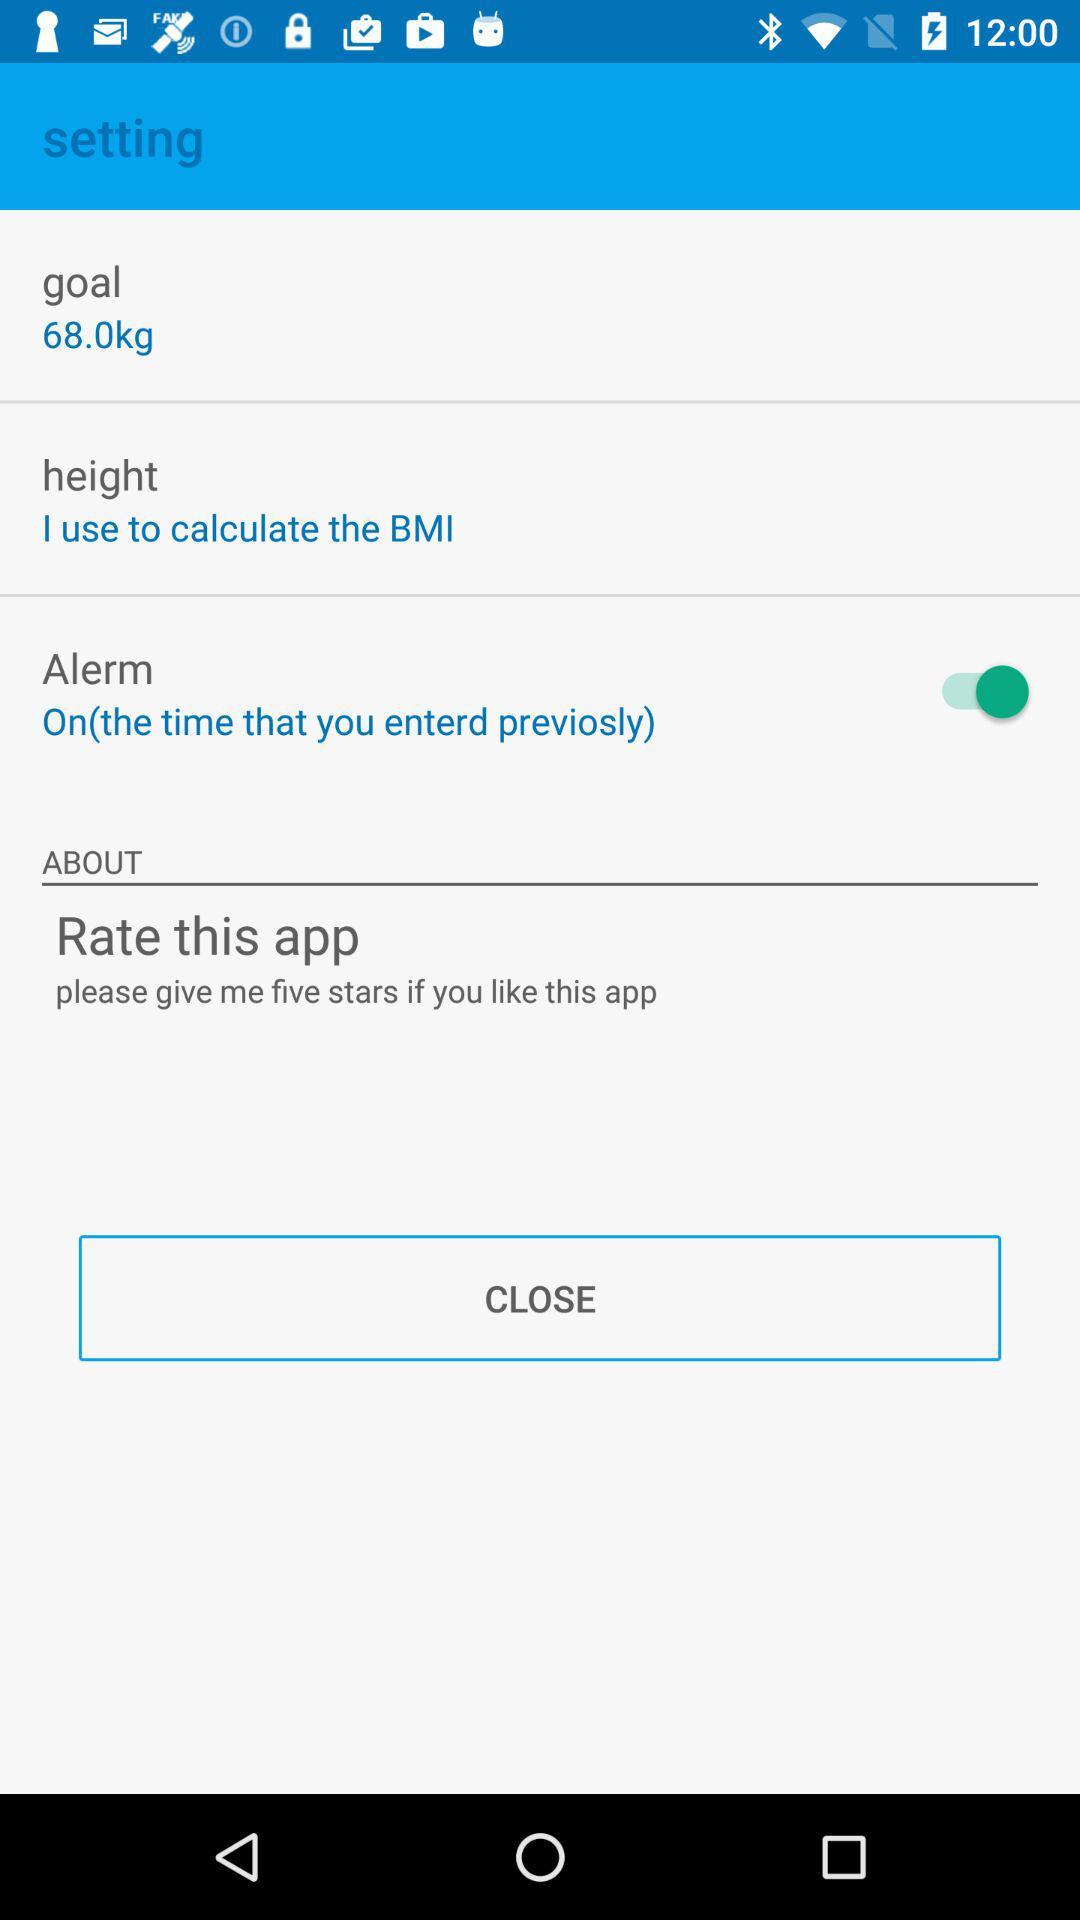  What do you see at coordinates (540, 1298) in the screenshot?
I see `close item` at bounding box center [540, 1298].